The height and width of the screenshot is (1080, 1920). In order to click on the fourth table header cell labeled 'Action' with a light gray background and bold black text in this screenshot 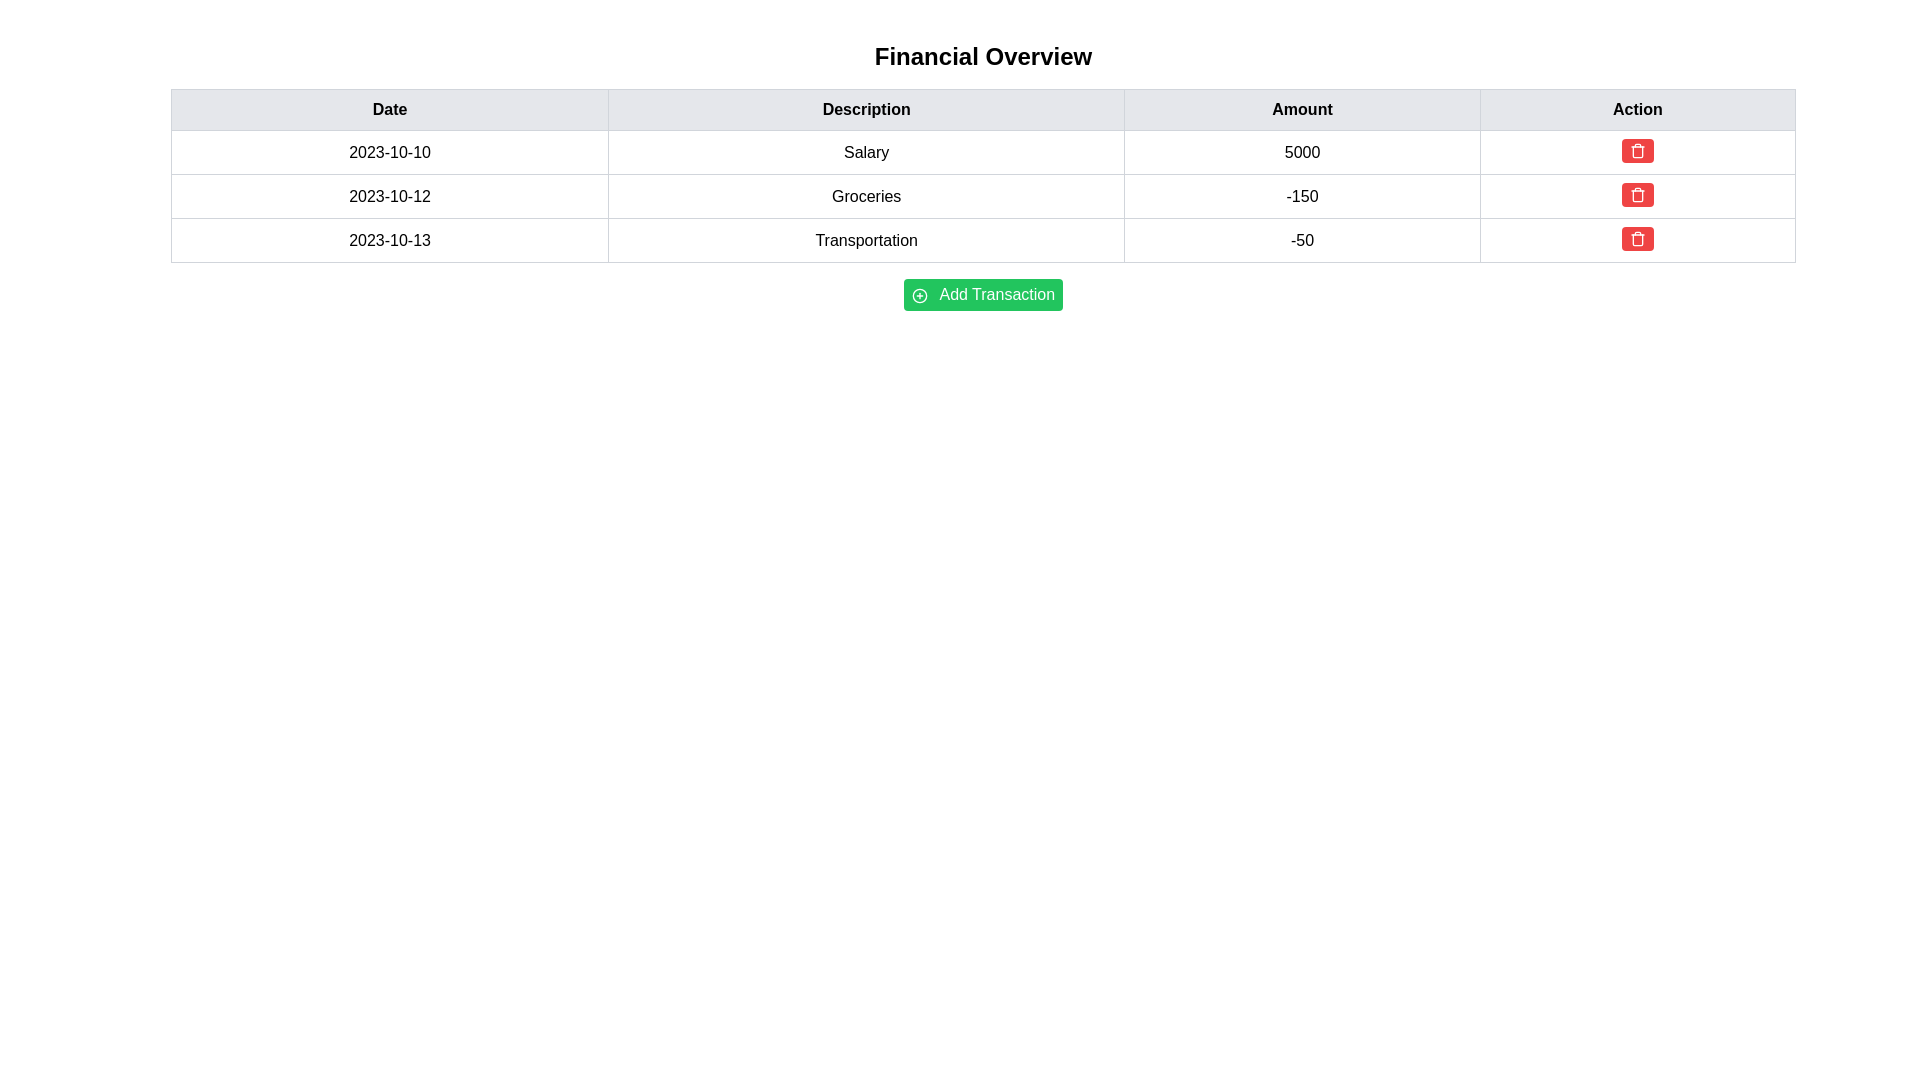, I will do `click(1637, 110)`.